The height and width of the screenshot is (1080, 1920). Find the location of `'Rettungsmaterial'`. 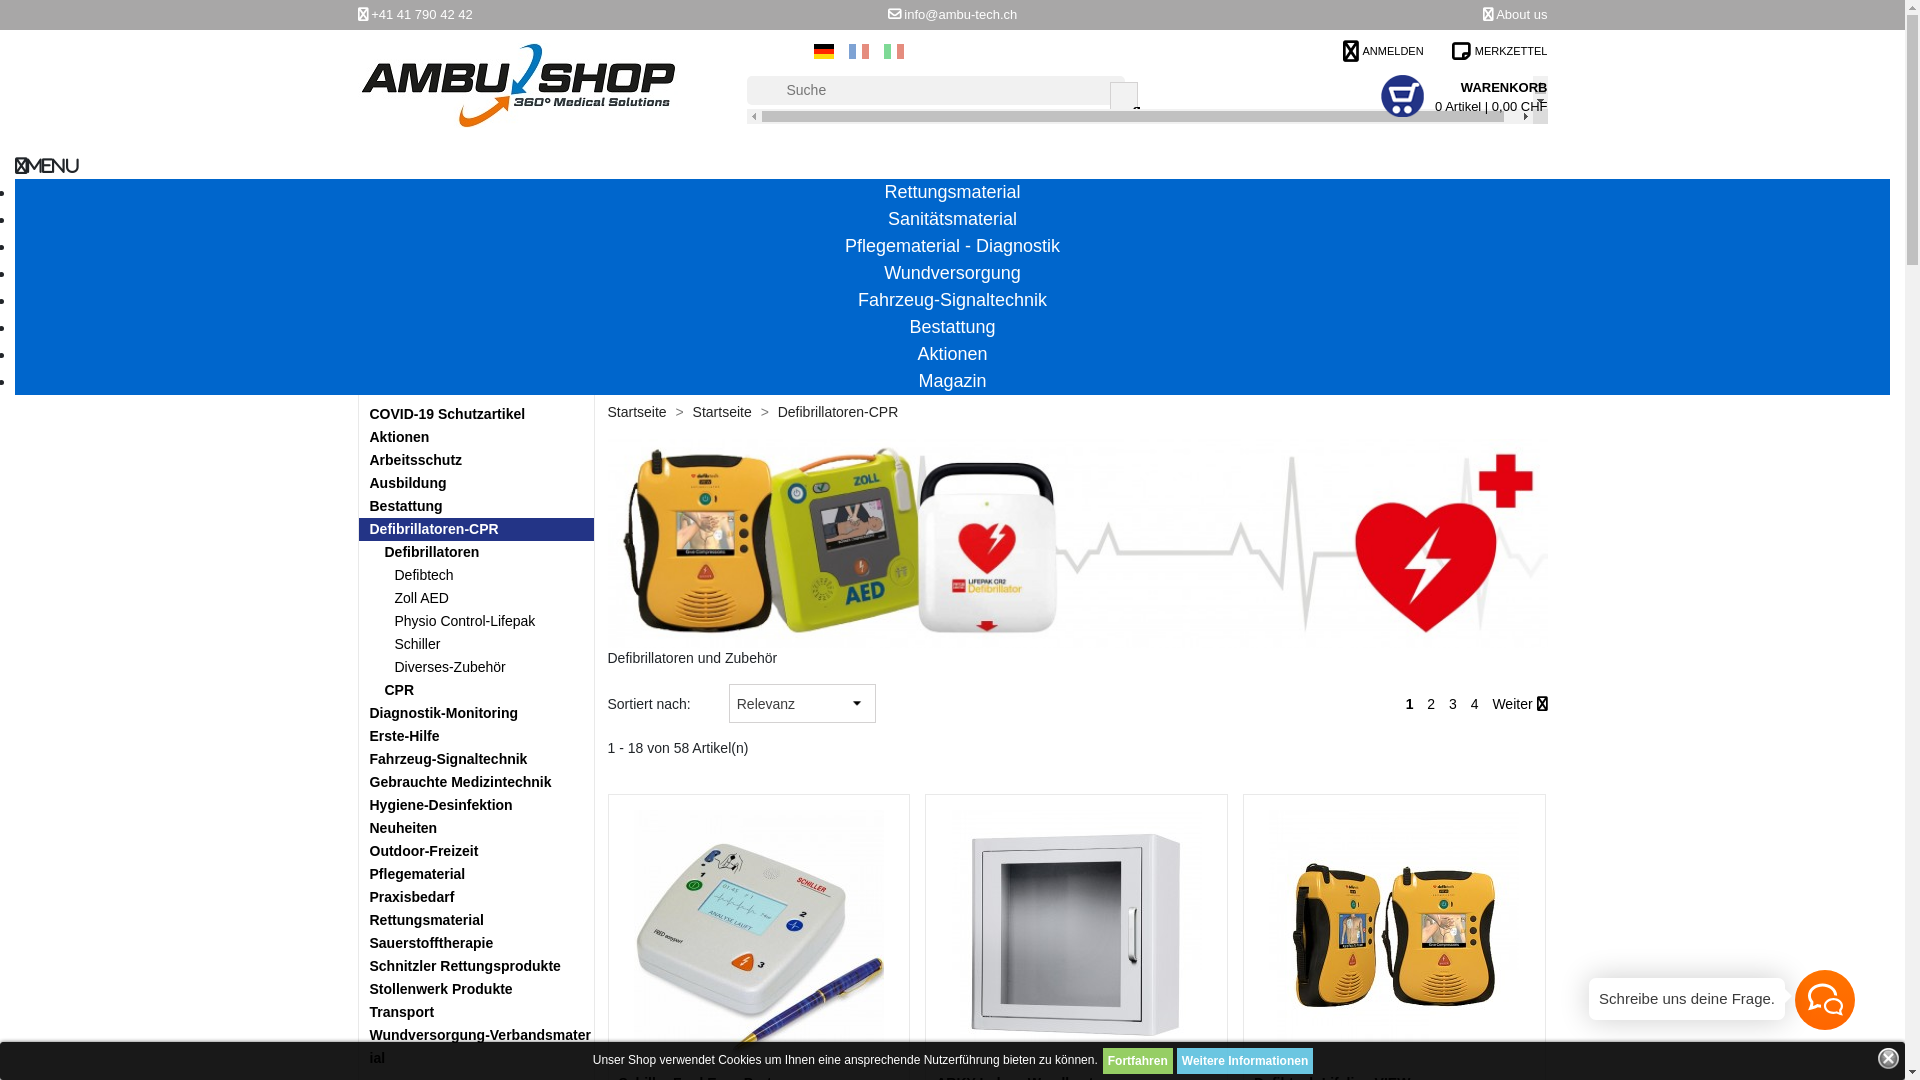

'Rettungsmaterial' is located at coordinates (950, 192).